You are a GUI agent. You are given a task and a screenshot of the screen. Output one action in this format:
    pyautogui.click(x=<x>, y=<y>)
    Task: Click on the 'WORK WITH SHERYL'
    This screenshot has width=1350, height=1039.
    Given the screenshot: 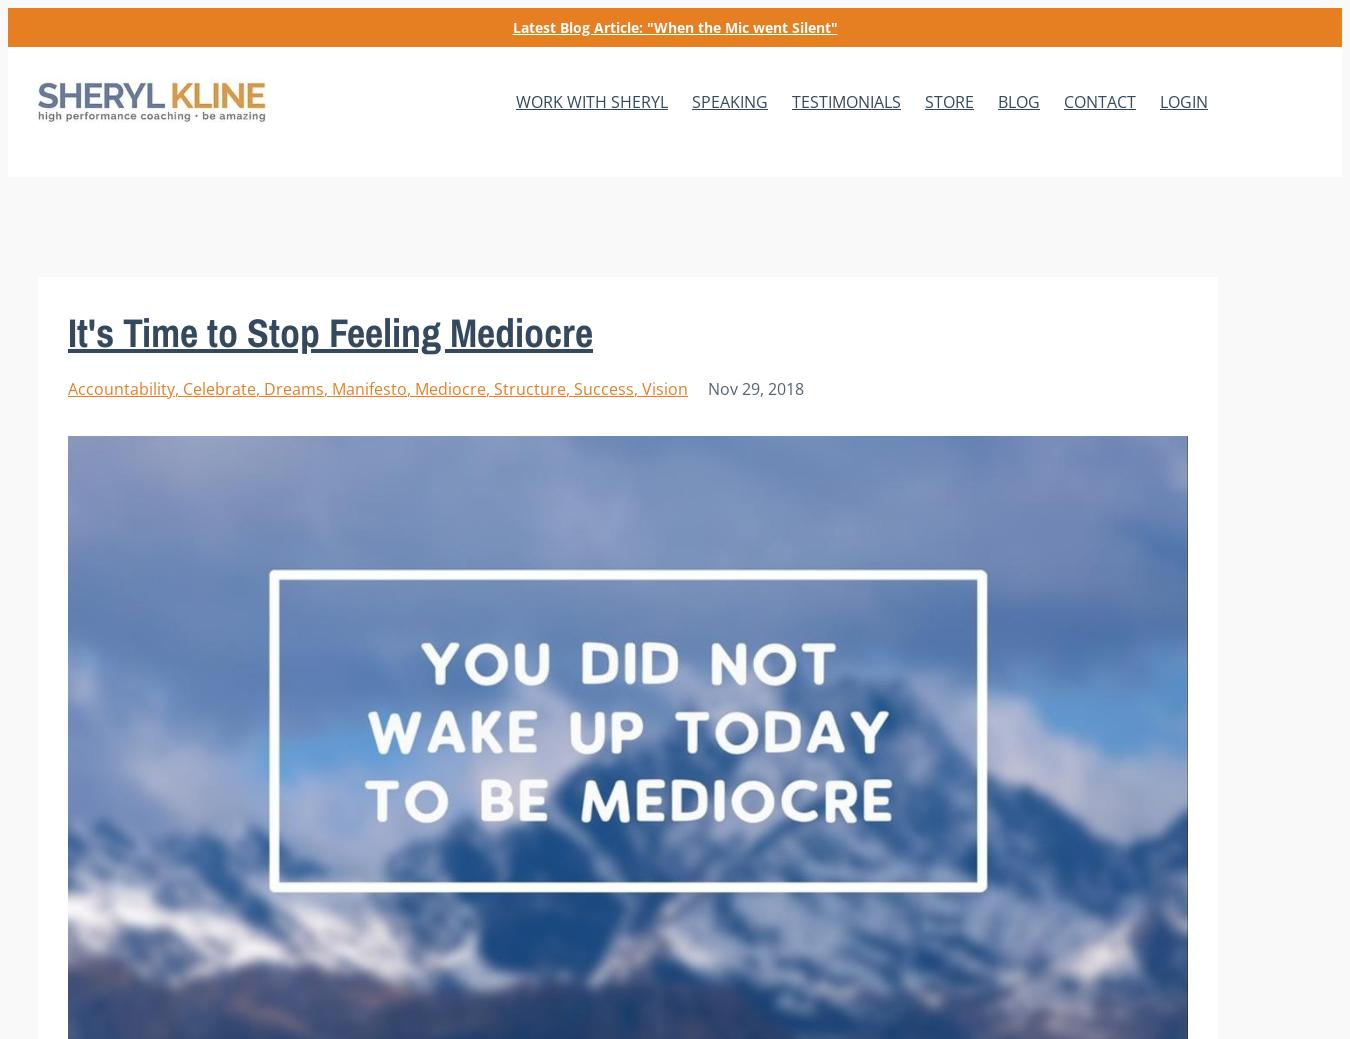 What is the action you would take?
    pyautogui.click(x=591, y=101)
    